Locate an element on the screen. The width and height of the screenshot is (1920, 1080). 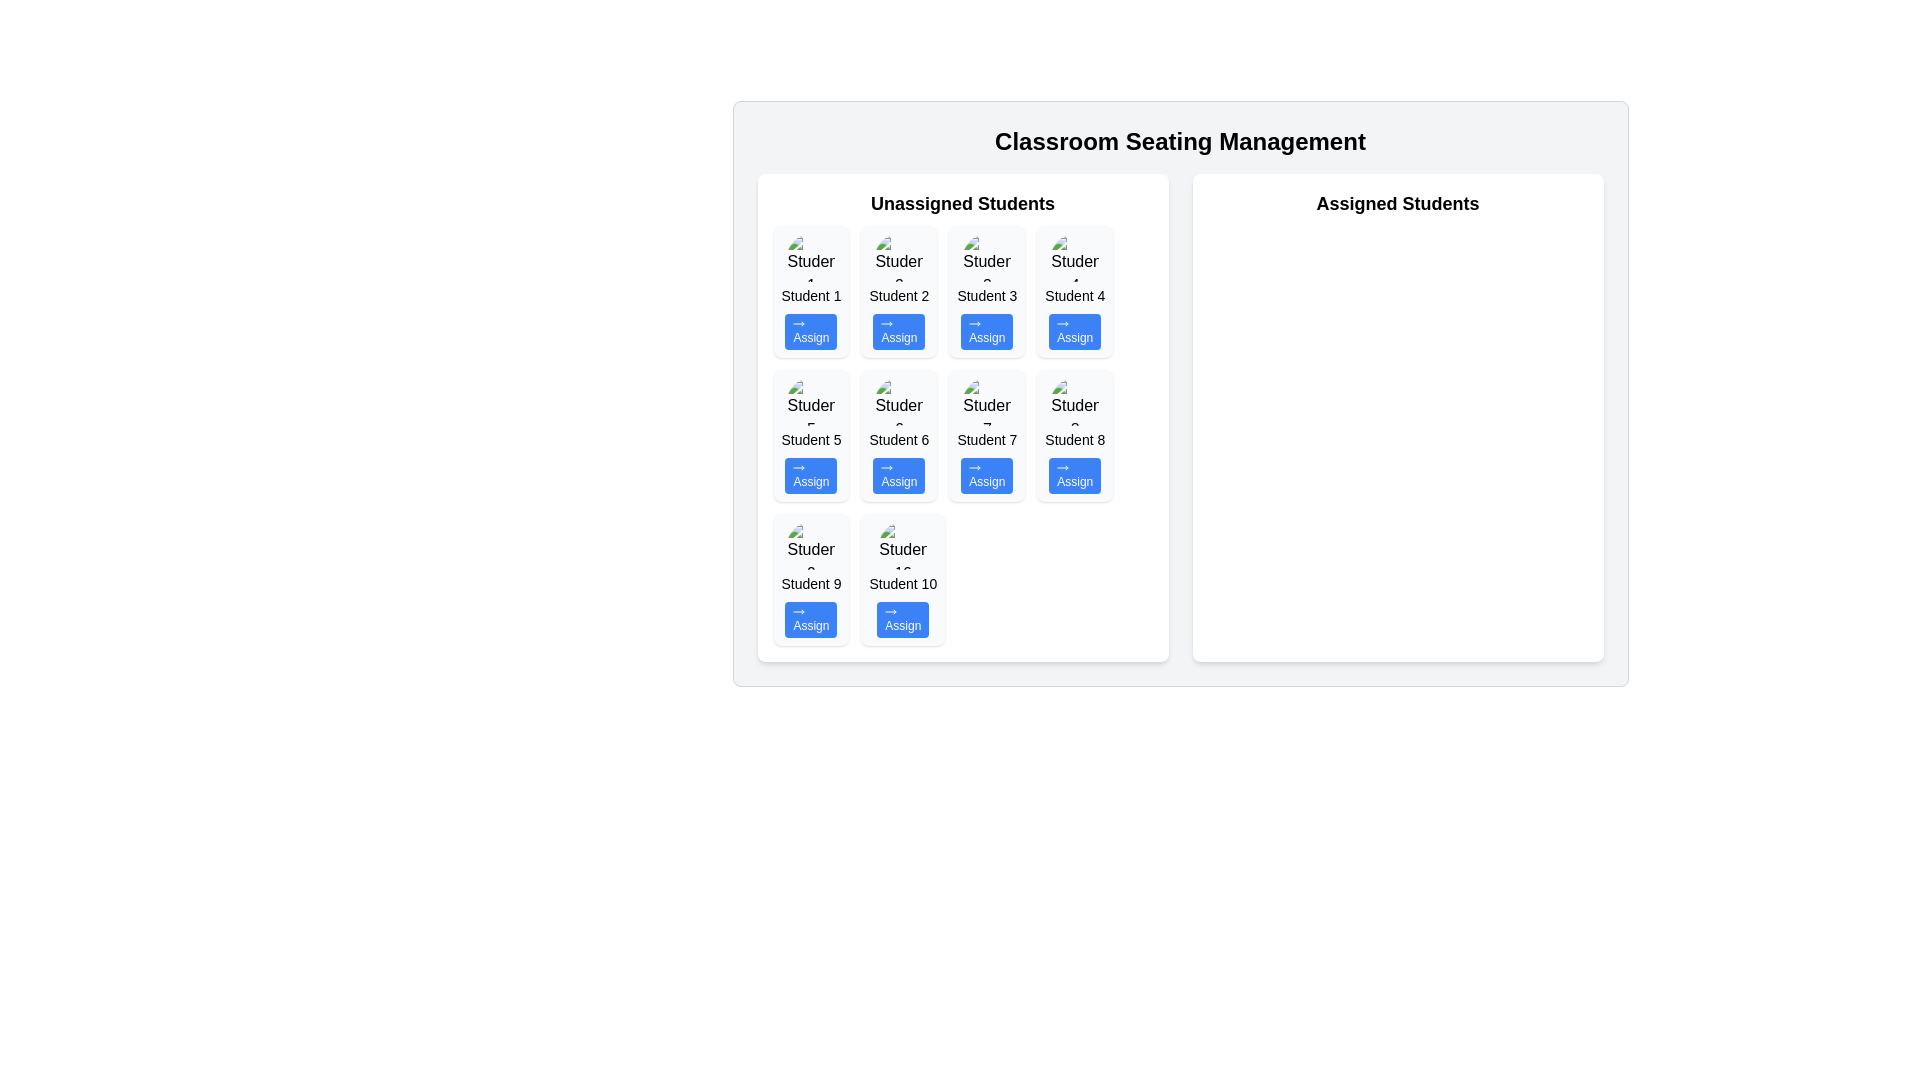
the 'Assign' button on the interactive card labeled 'Student 9', which is the 9th card in the 'Unassigned Students' grid is located at coordinates (811, 579).